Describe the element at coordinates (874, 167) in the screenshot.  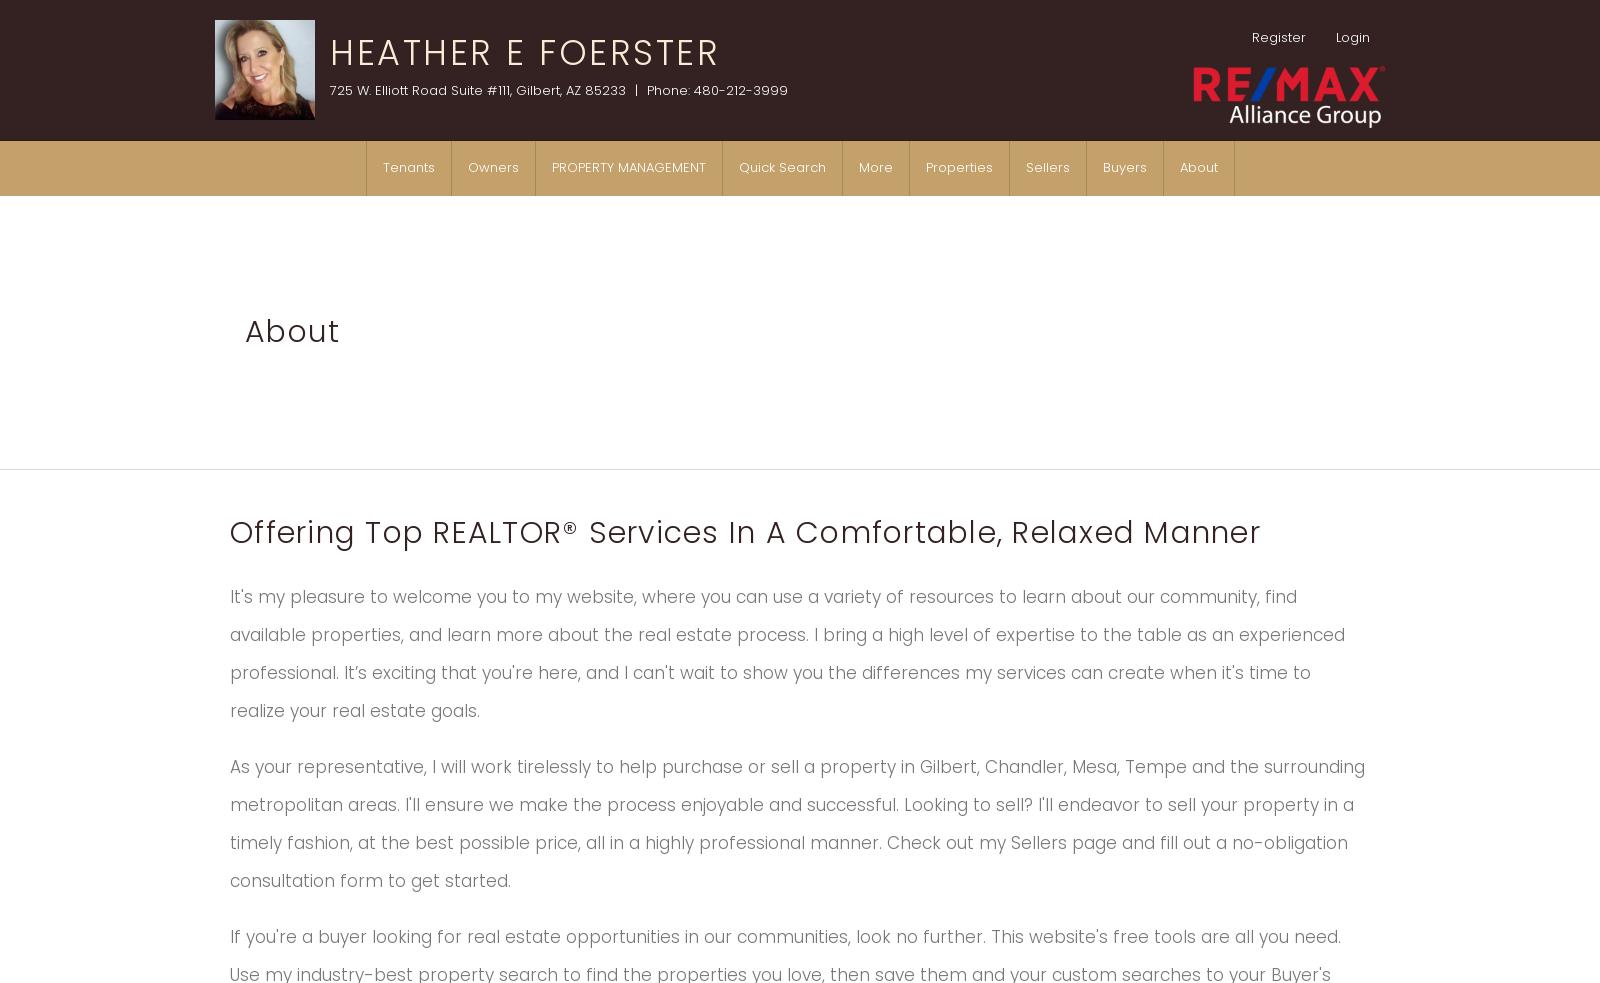
I see `'More'` at that location.